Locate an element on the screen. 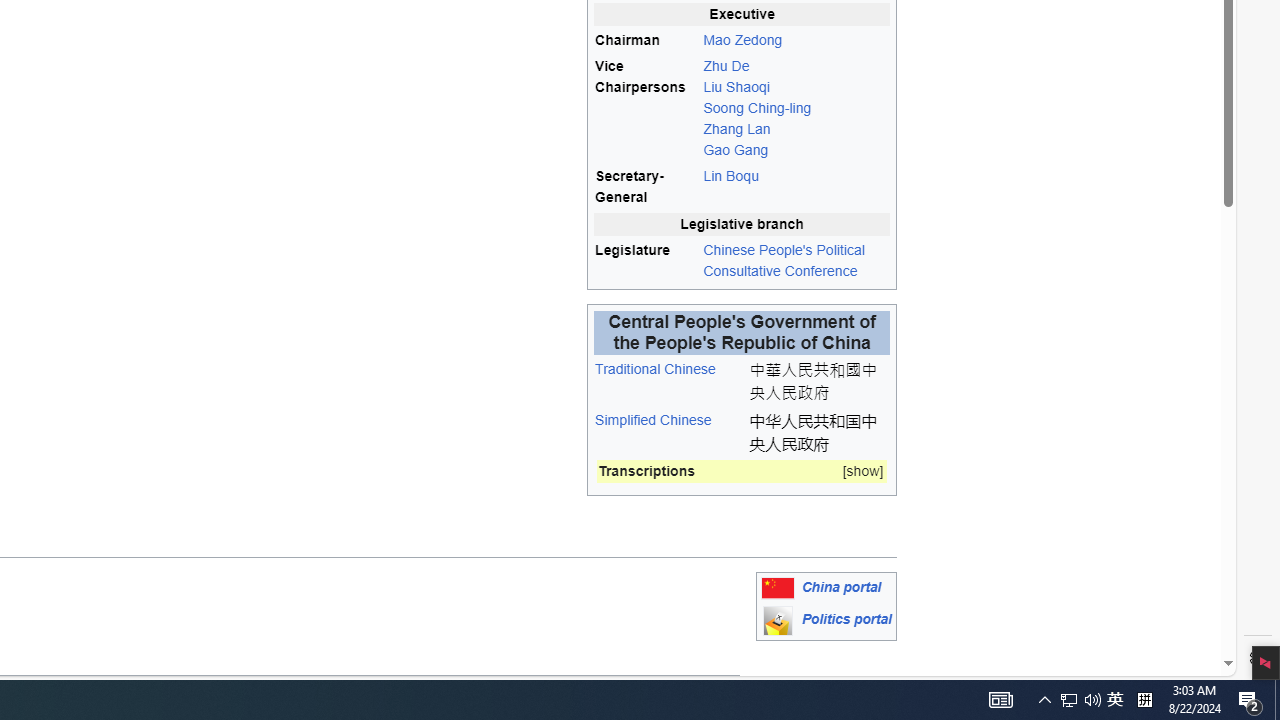 This screenshot has height=720, width=1280. 'Legislature' is located at coordinates (647, 259).